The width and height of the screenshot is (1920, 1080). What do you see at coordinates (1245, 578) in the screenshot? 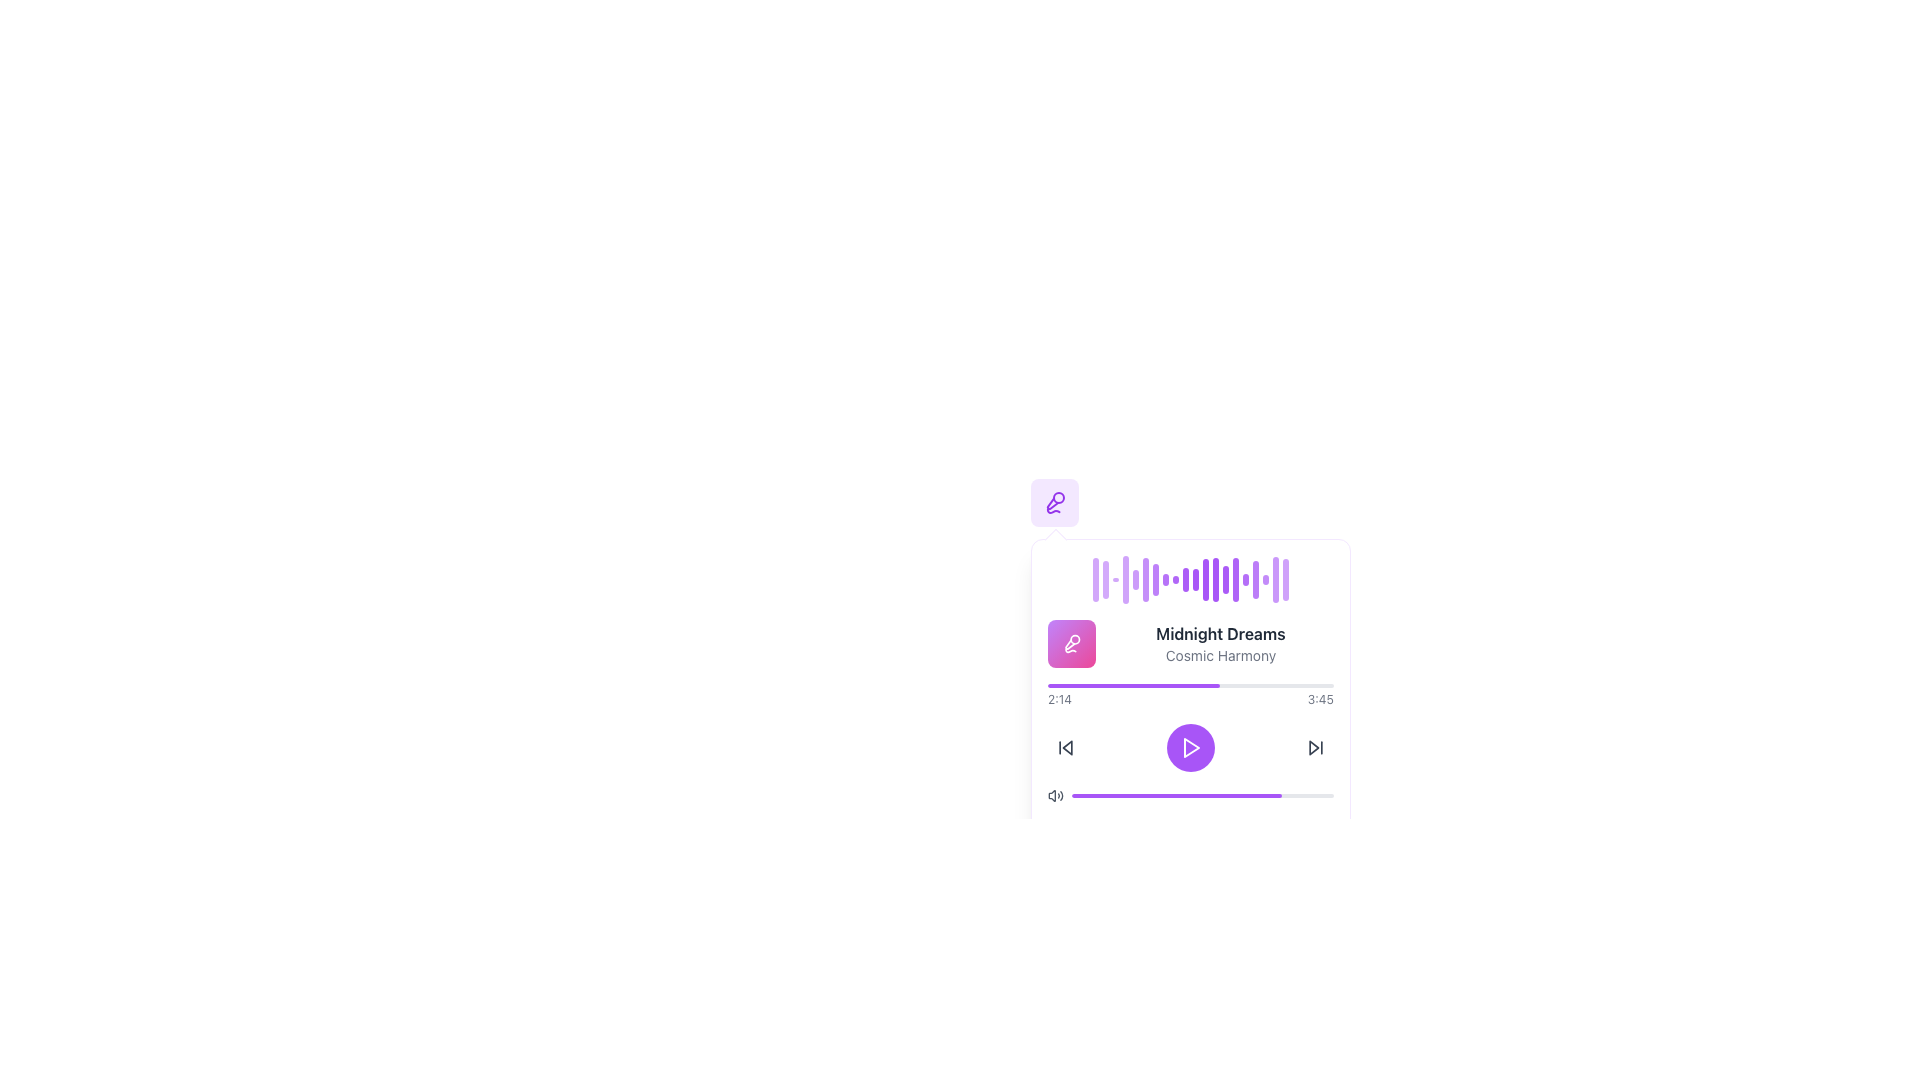
I see `the animation of the decorative vertical bar with a purple fill color and pulsating animation, located as the 16th bar from the left in the waveform sequence` at bounding box center [1245, 578].